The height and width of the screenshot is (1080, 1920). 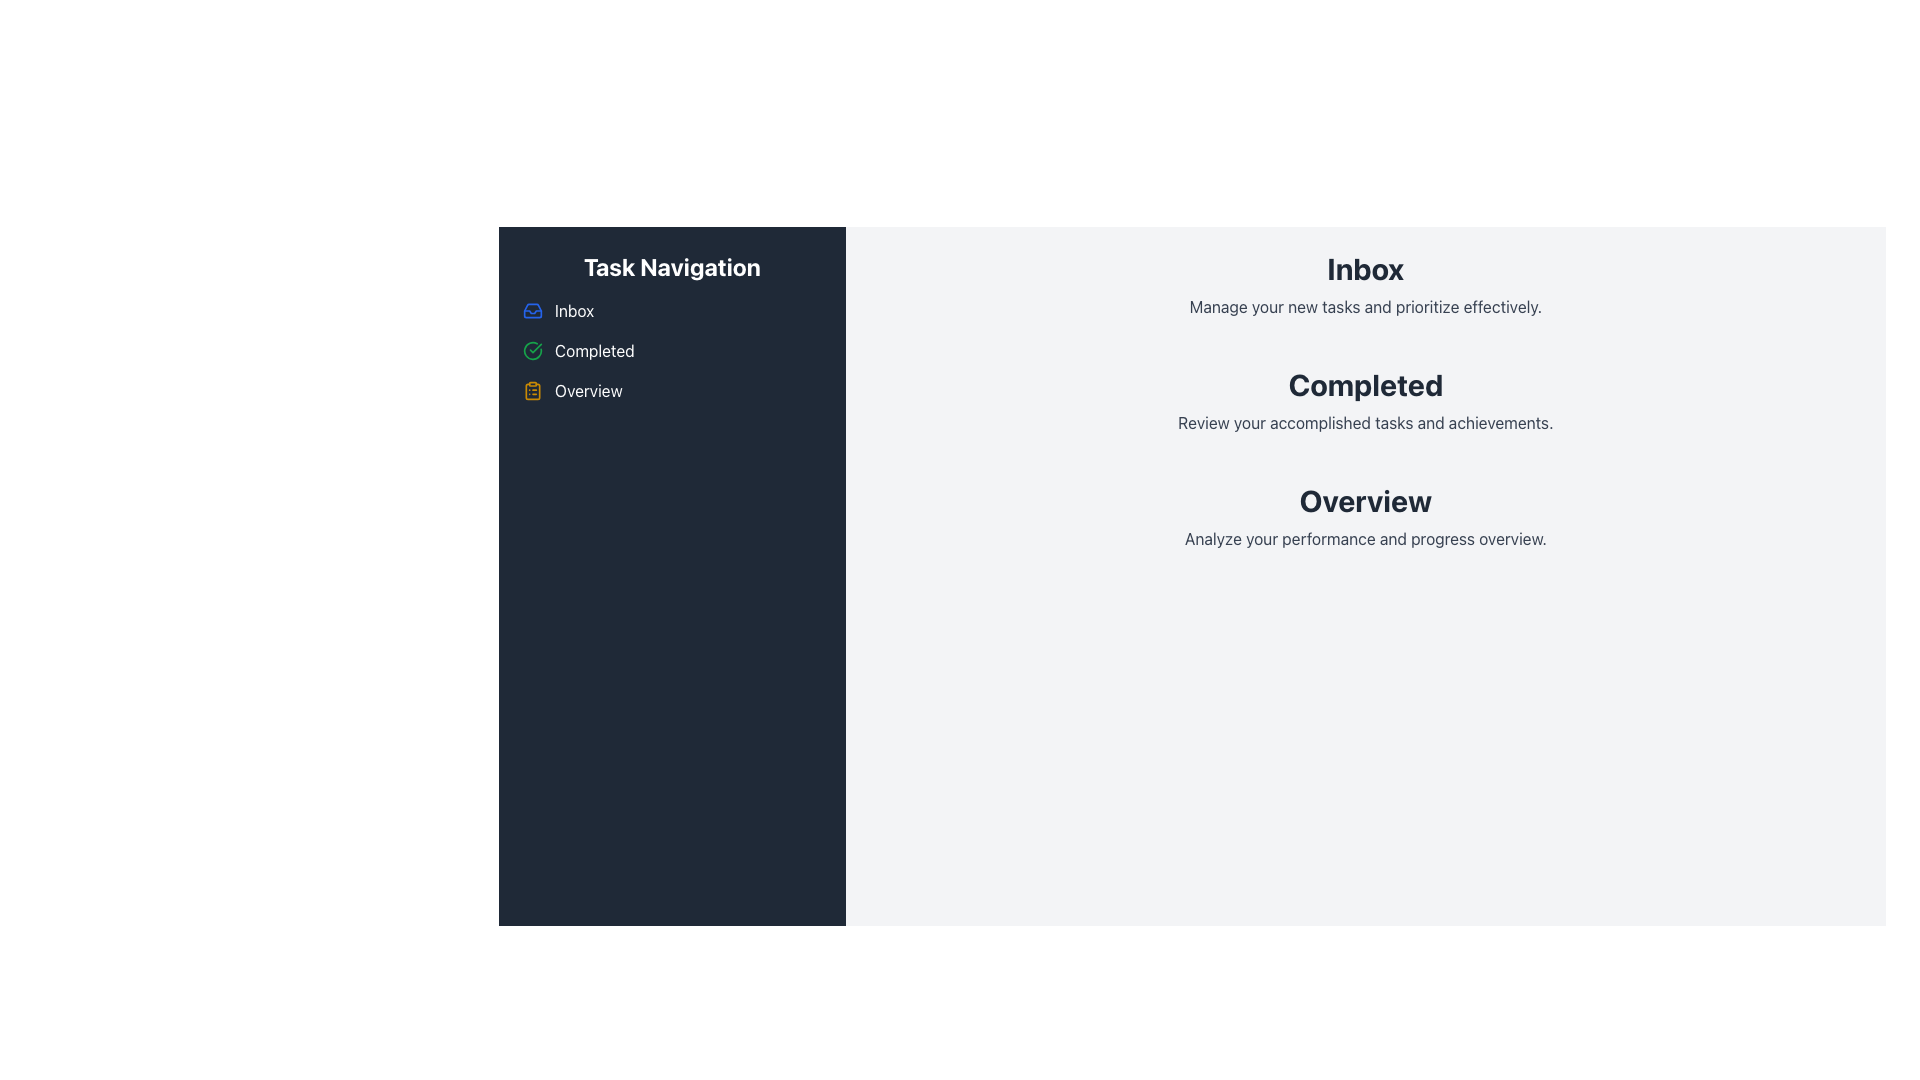 What do you see at coordinates (1364, 268) in the screenshot?
I see `the text label reading 'Inbox' which is styled in bold and large dark gray font, located at the top of the content area` at bounding box center [1364, 268].